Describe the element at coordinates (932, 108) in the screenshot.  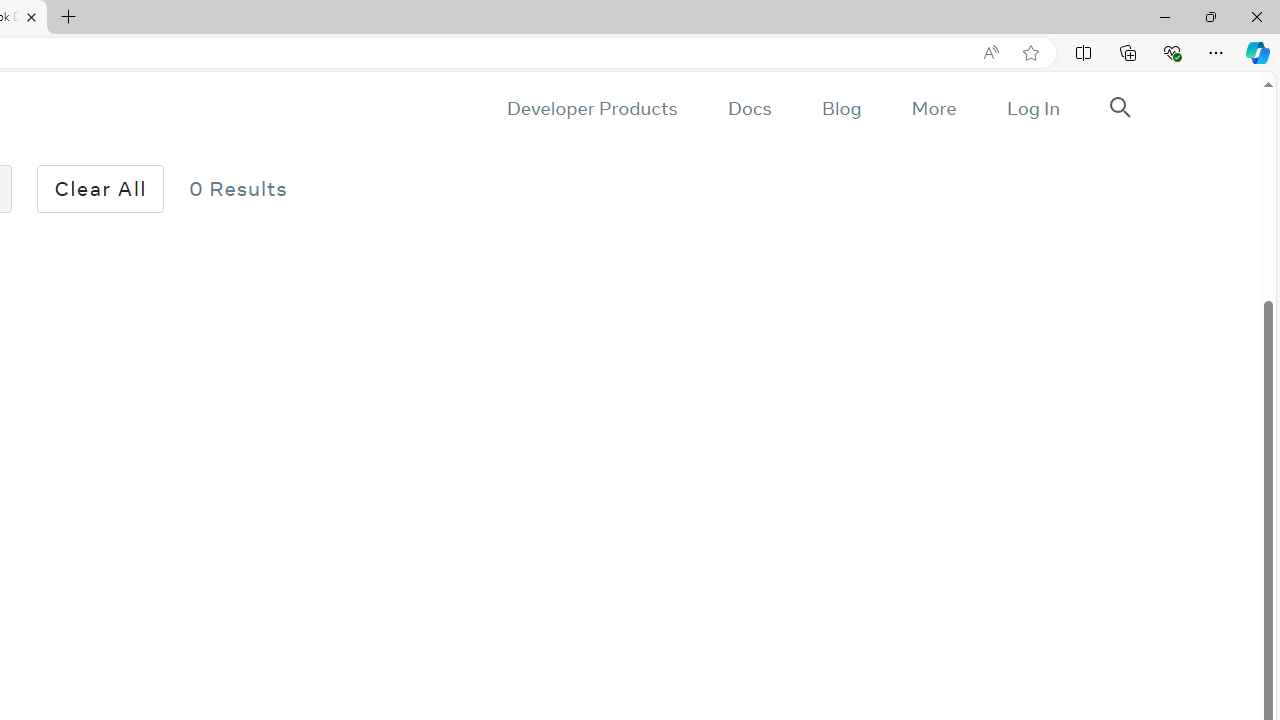
I see `'More'` at that location.